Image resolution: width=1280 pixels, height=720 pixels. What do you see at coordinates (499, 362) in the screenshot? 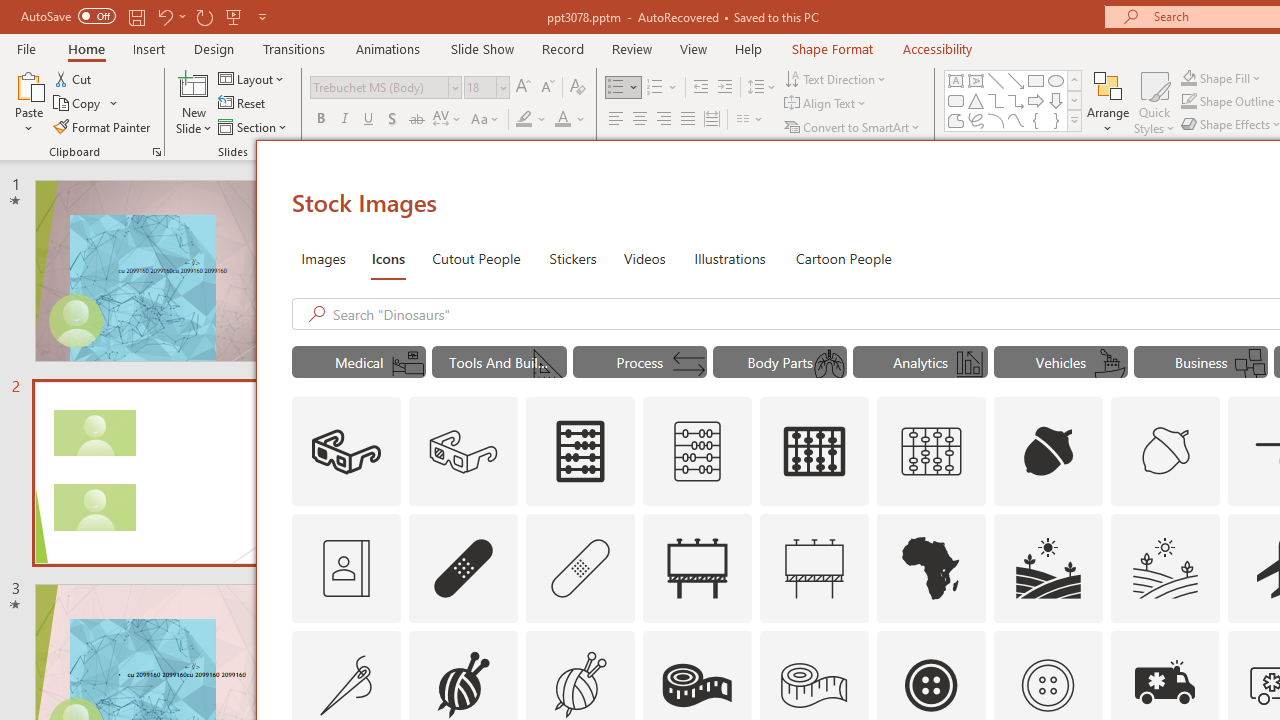
I see `'"Tools And Building" Icons.'` at bounding box center [499, 362].